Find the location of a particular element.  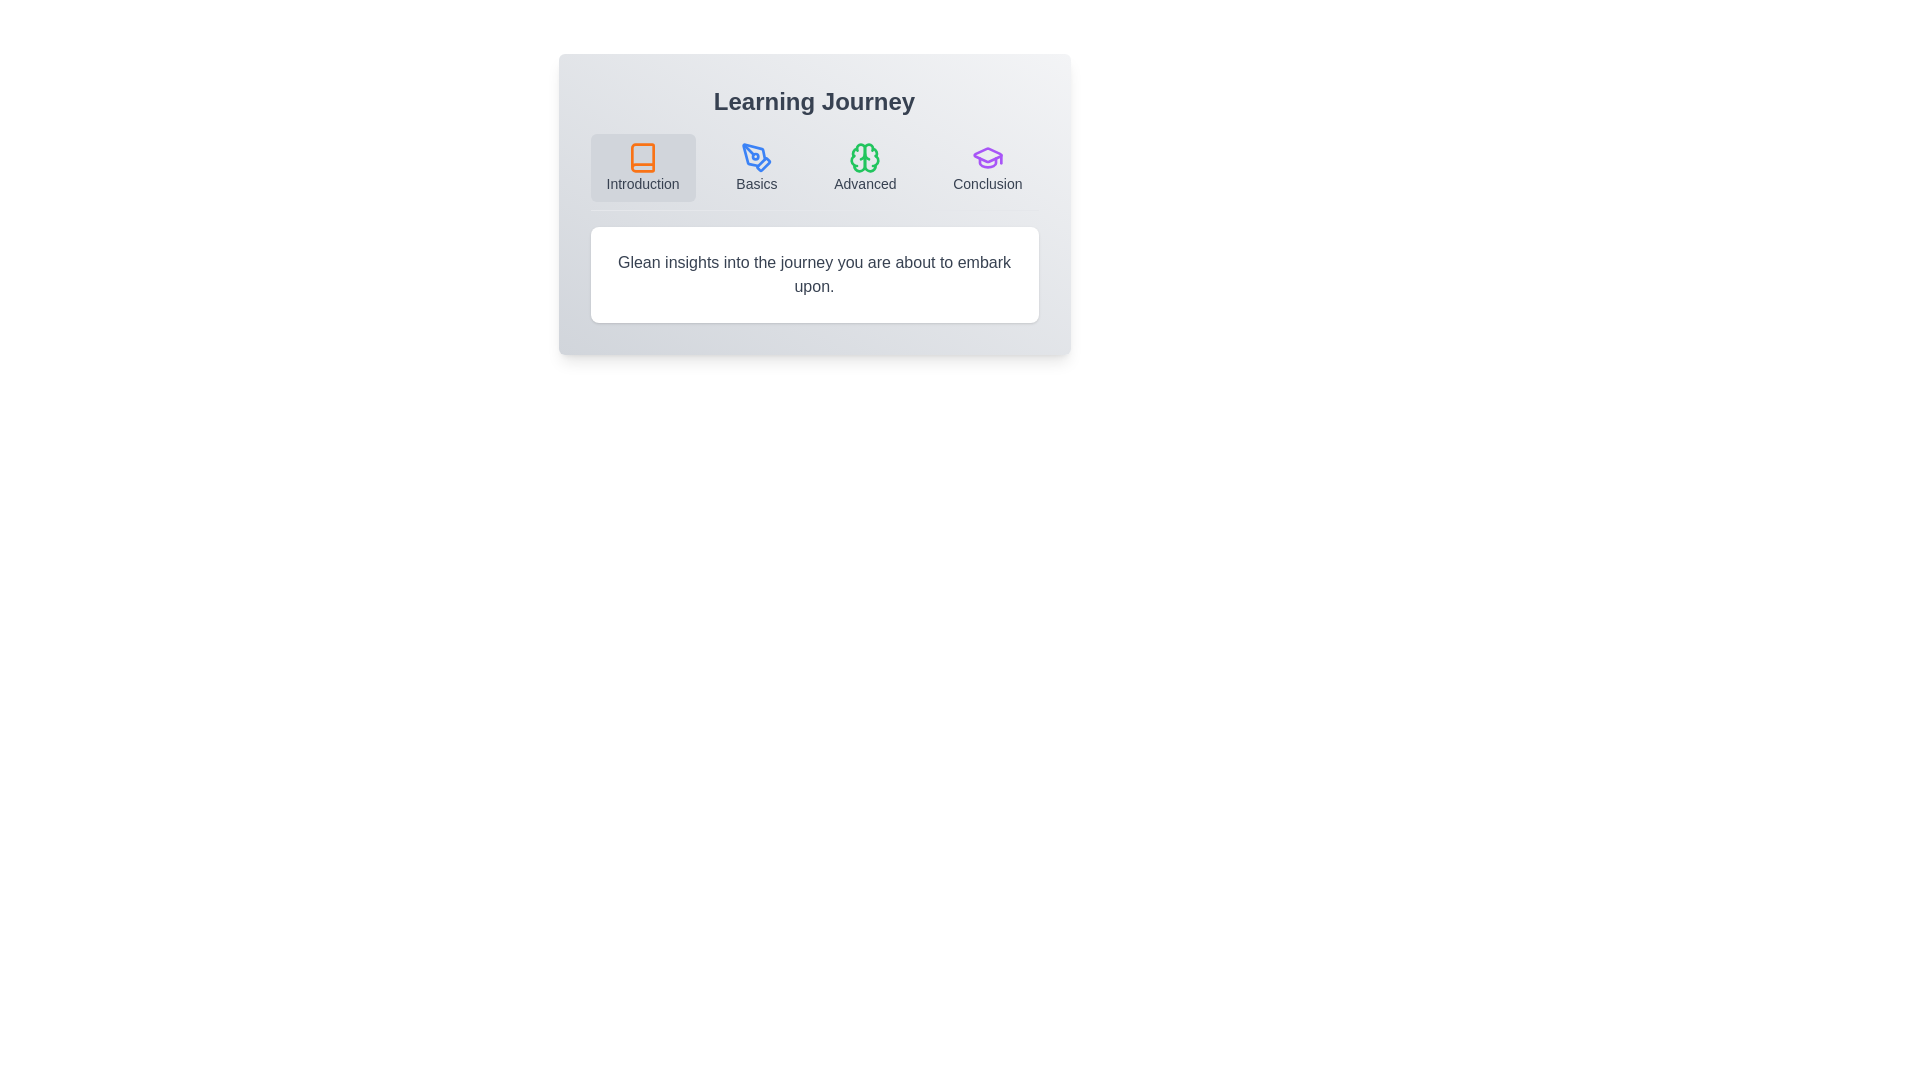

the Conclusion button to select the Conclusion topic is located at coordinates (987, 167).